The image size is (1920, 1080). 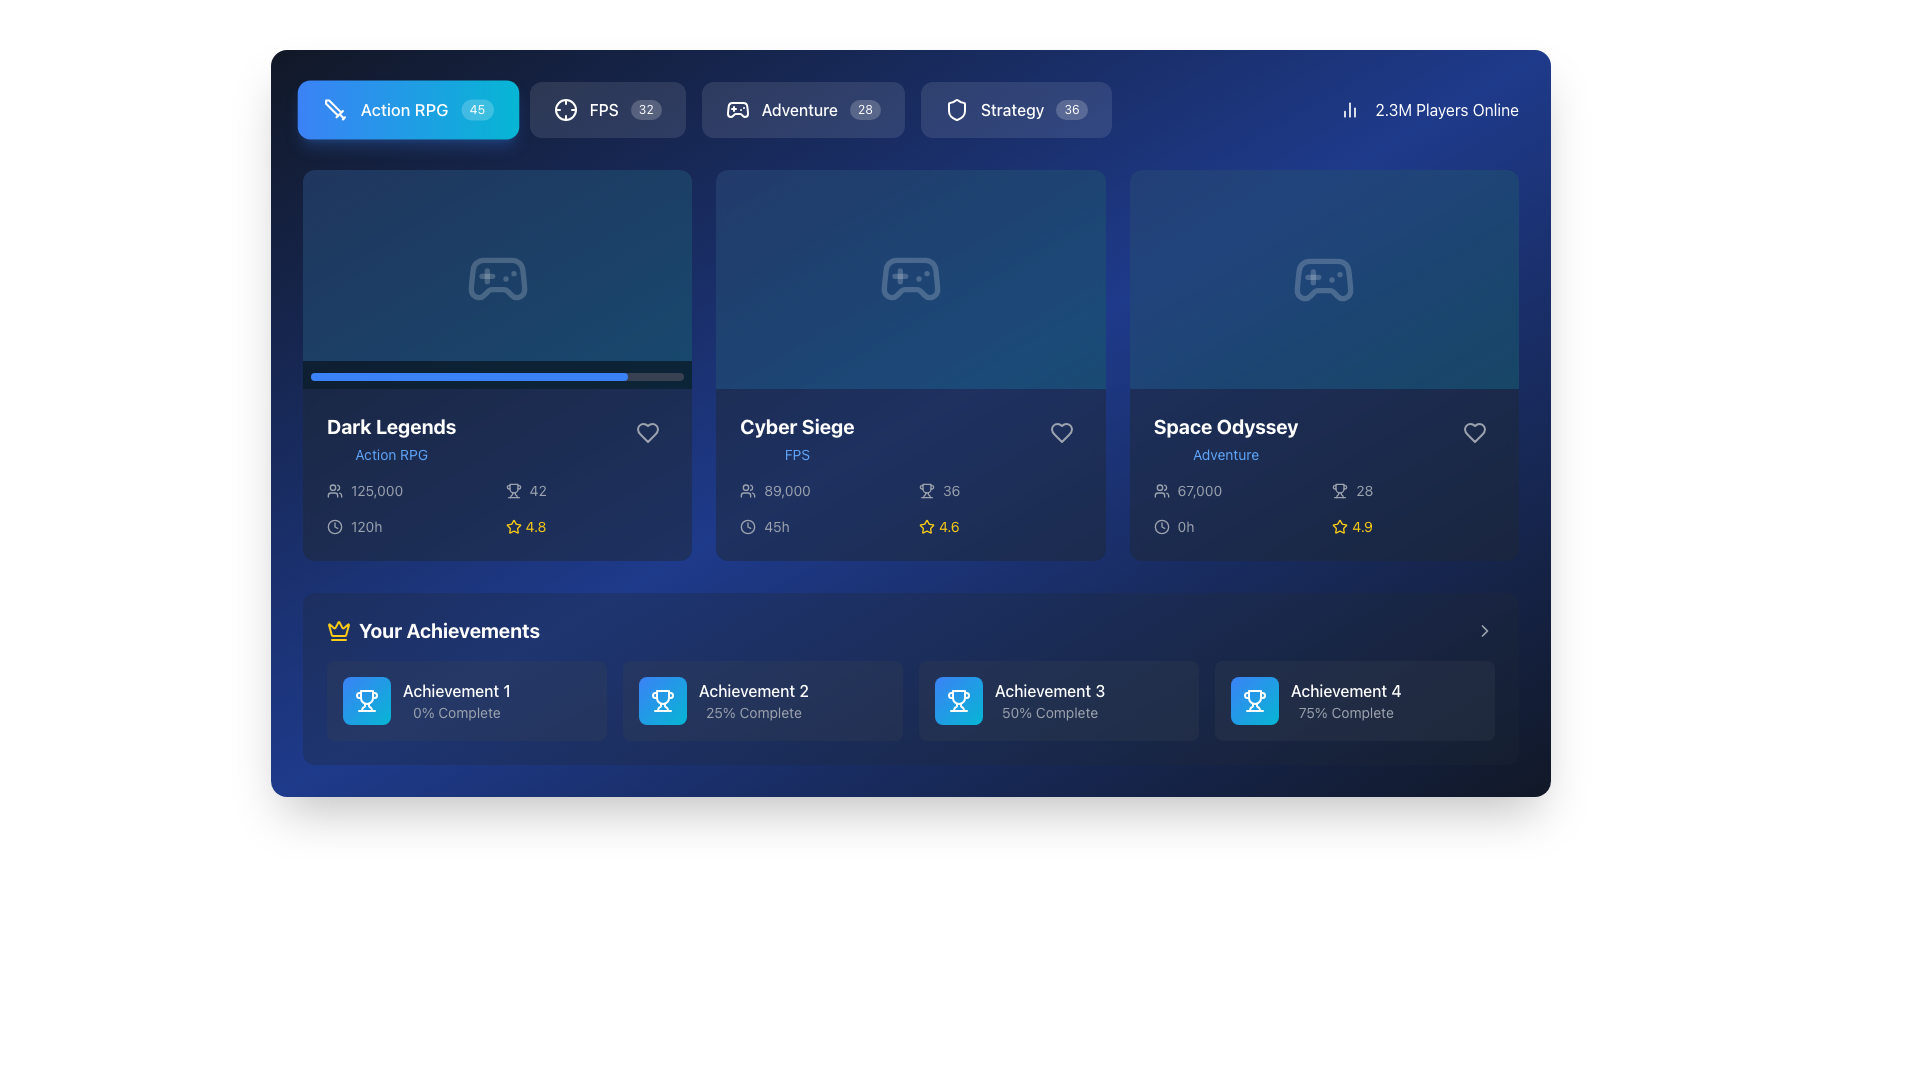 What do you see at coordinates (1474, 431) in the screenshot?
I see `the heart icon representing the 'favorite' feature located at the bottom-right corner of the 'Space Odyssey' game card` at bounding box center [1474, 431].